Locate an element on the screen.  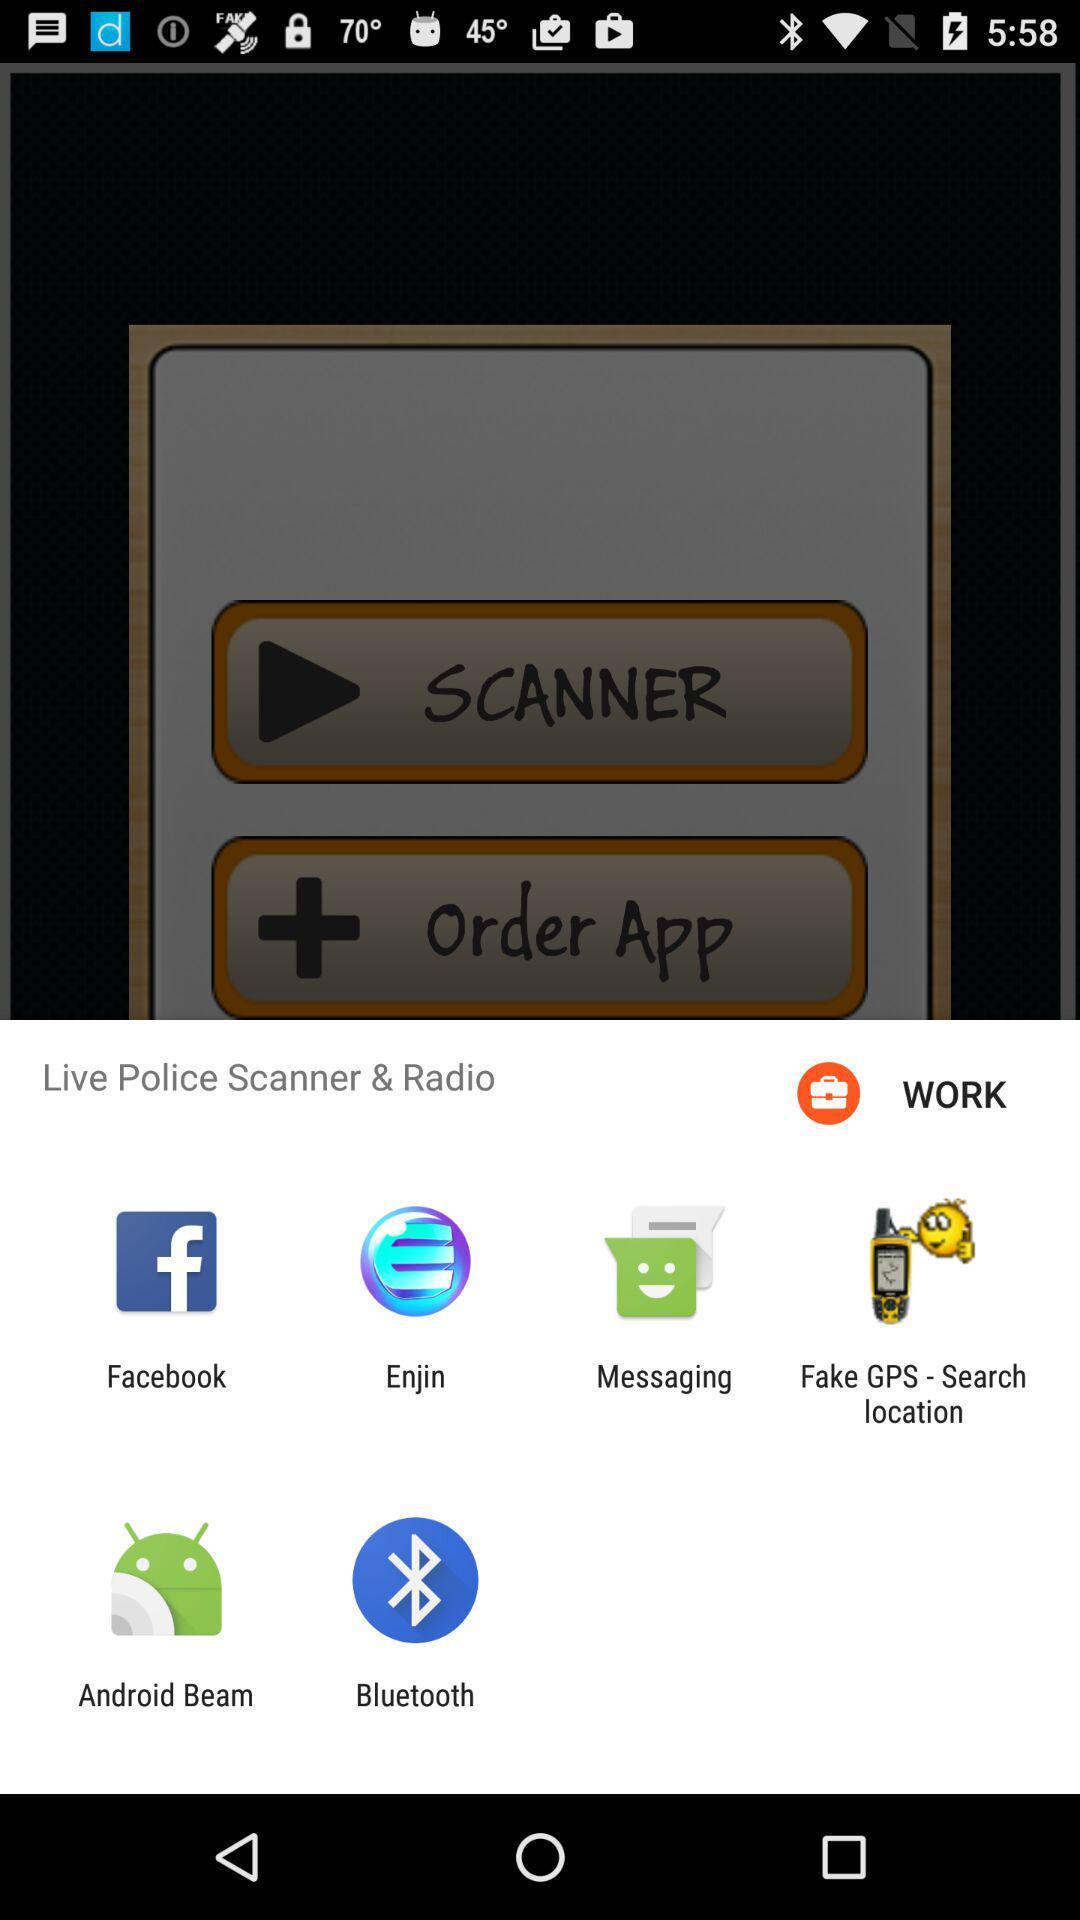
the app to the left of enjin app is located at coordinates (165, 1392).